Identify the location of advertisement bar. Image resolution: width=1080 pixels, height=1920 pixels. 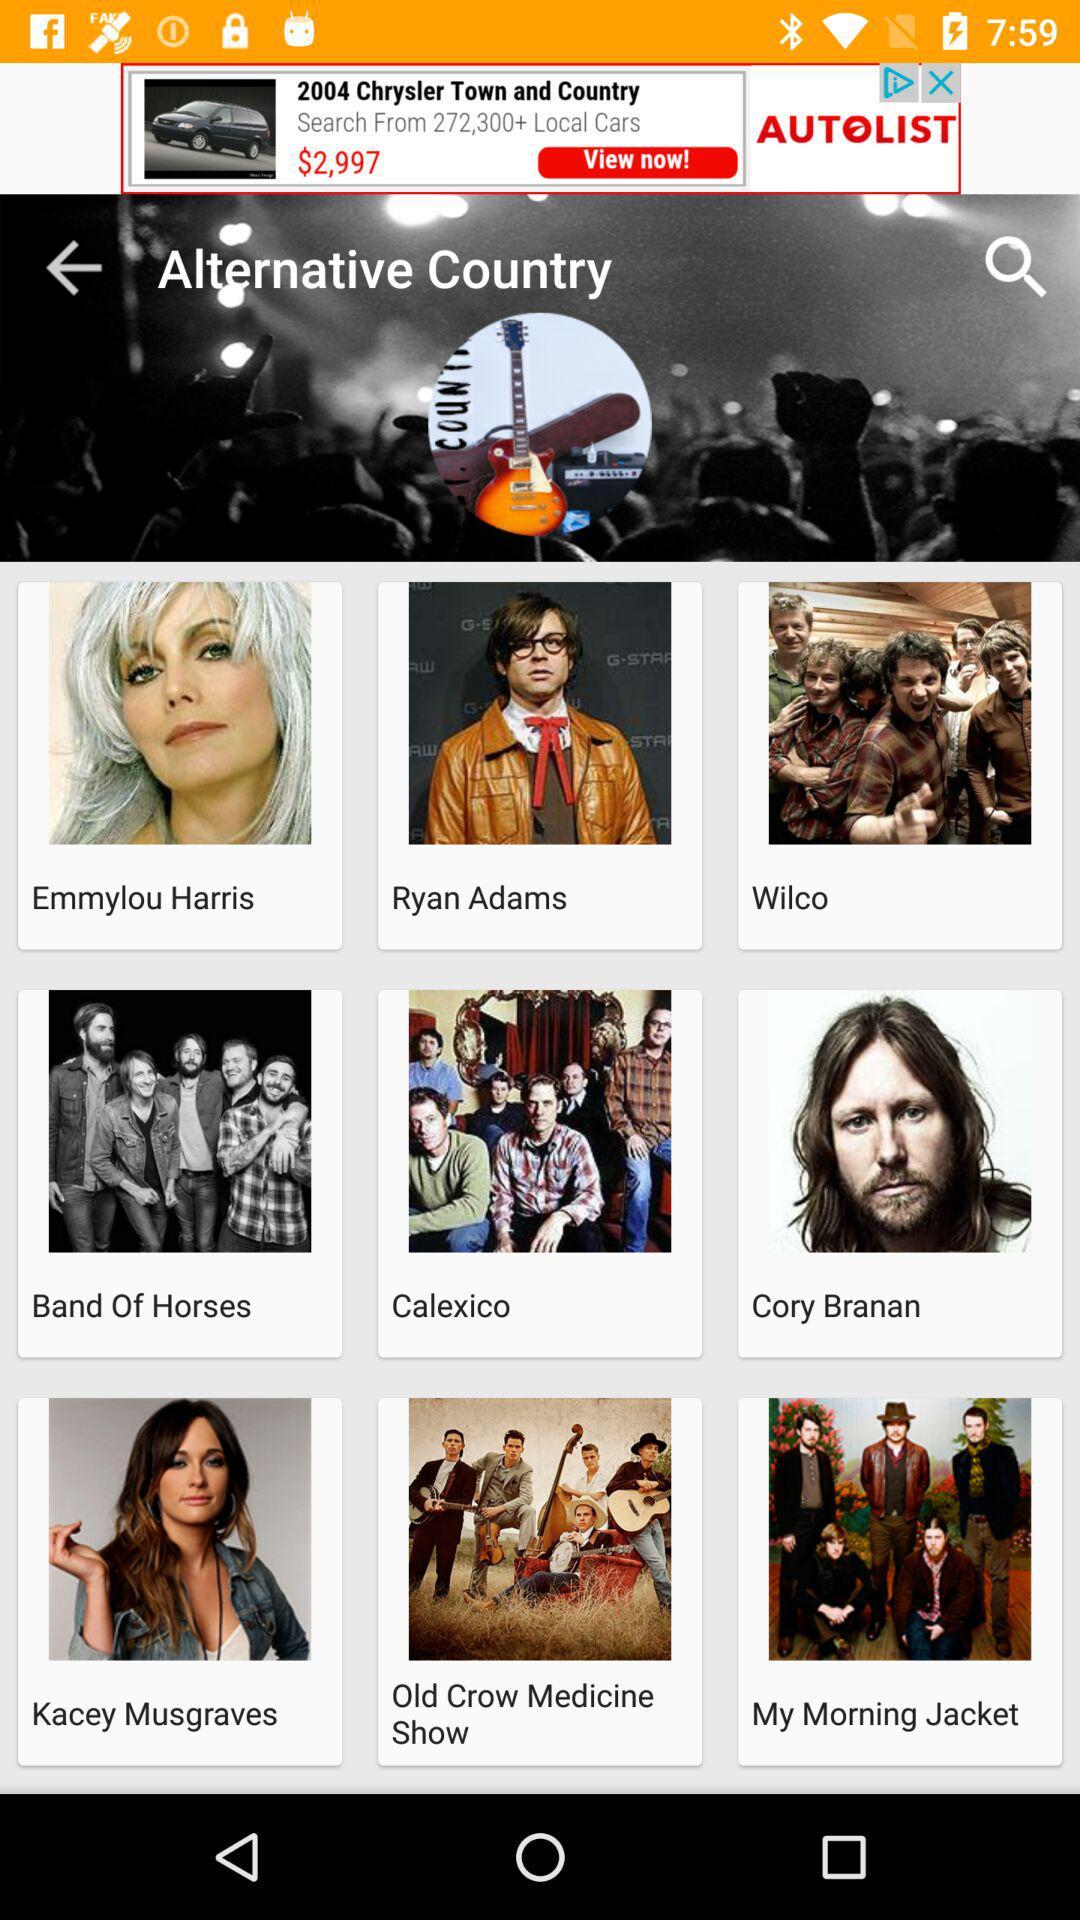
(540, 127).